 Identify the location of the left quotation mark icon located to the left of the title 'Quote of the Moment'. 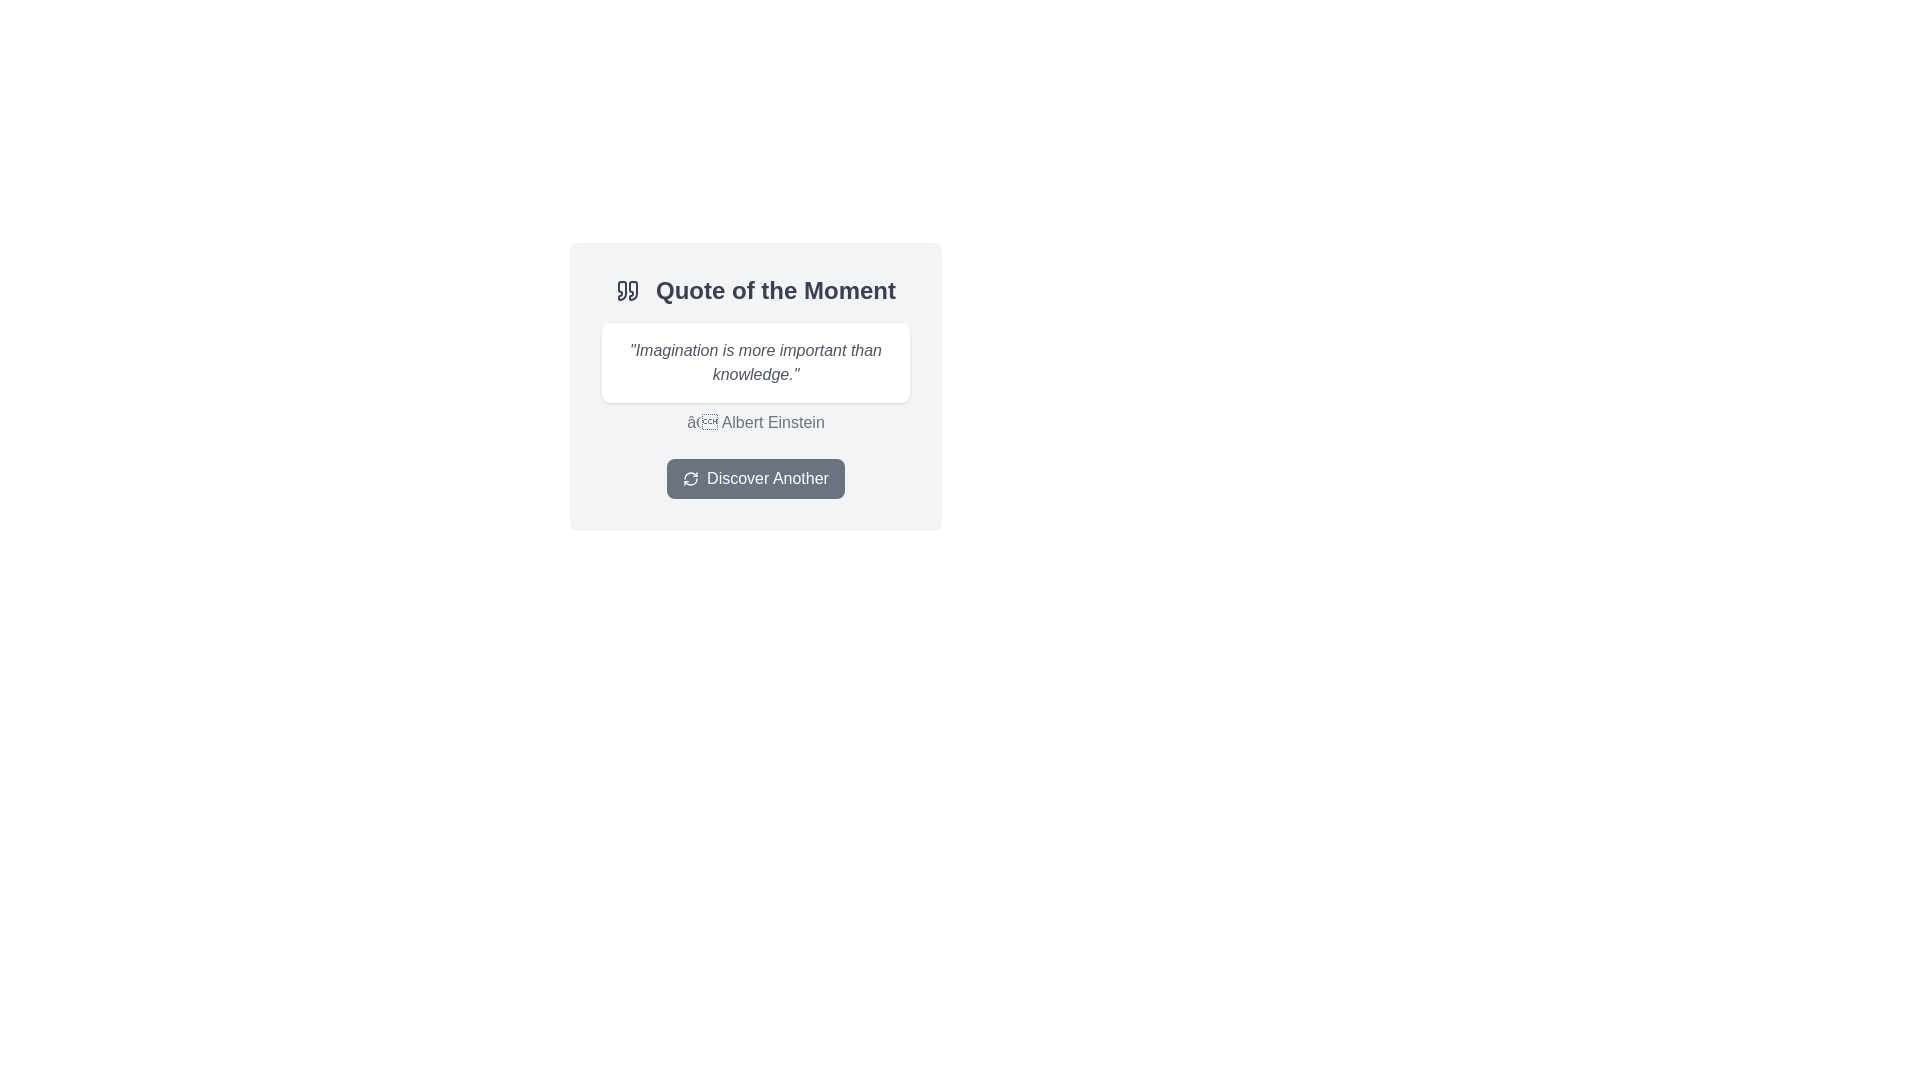
(621, 290).